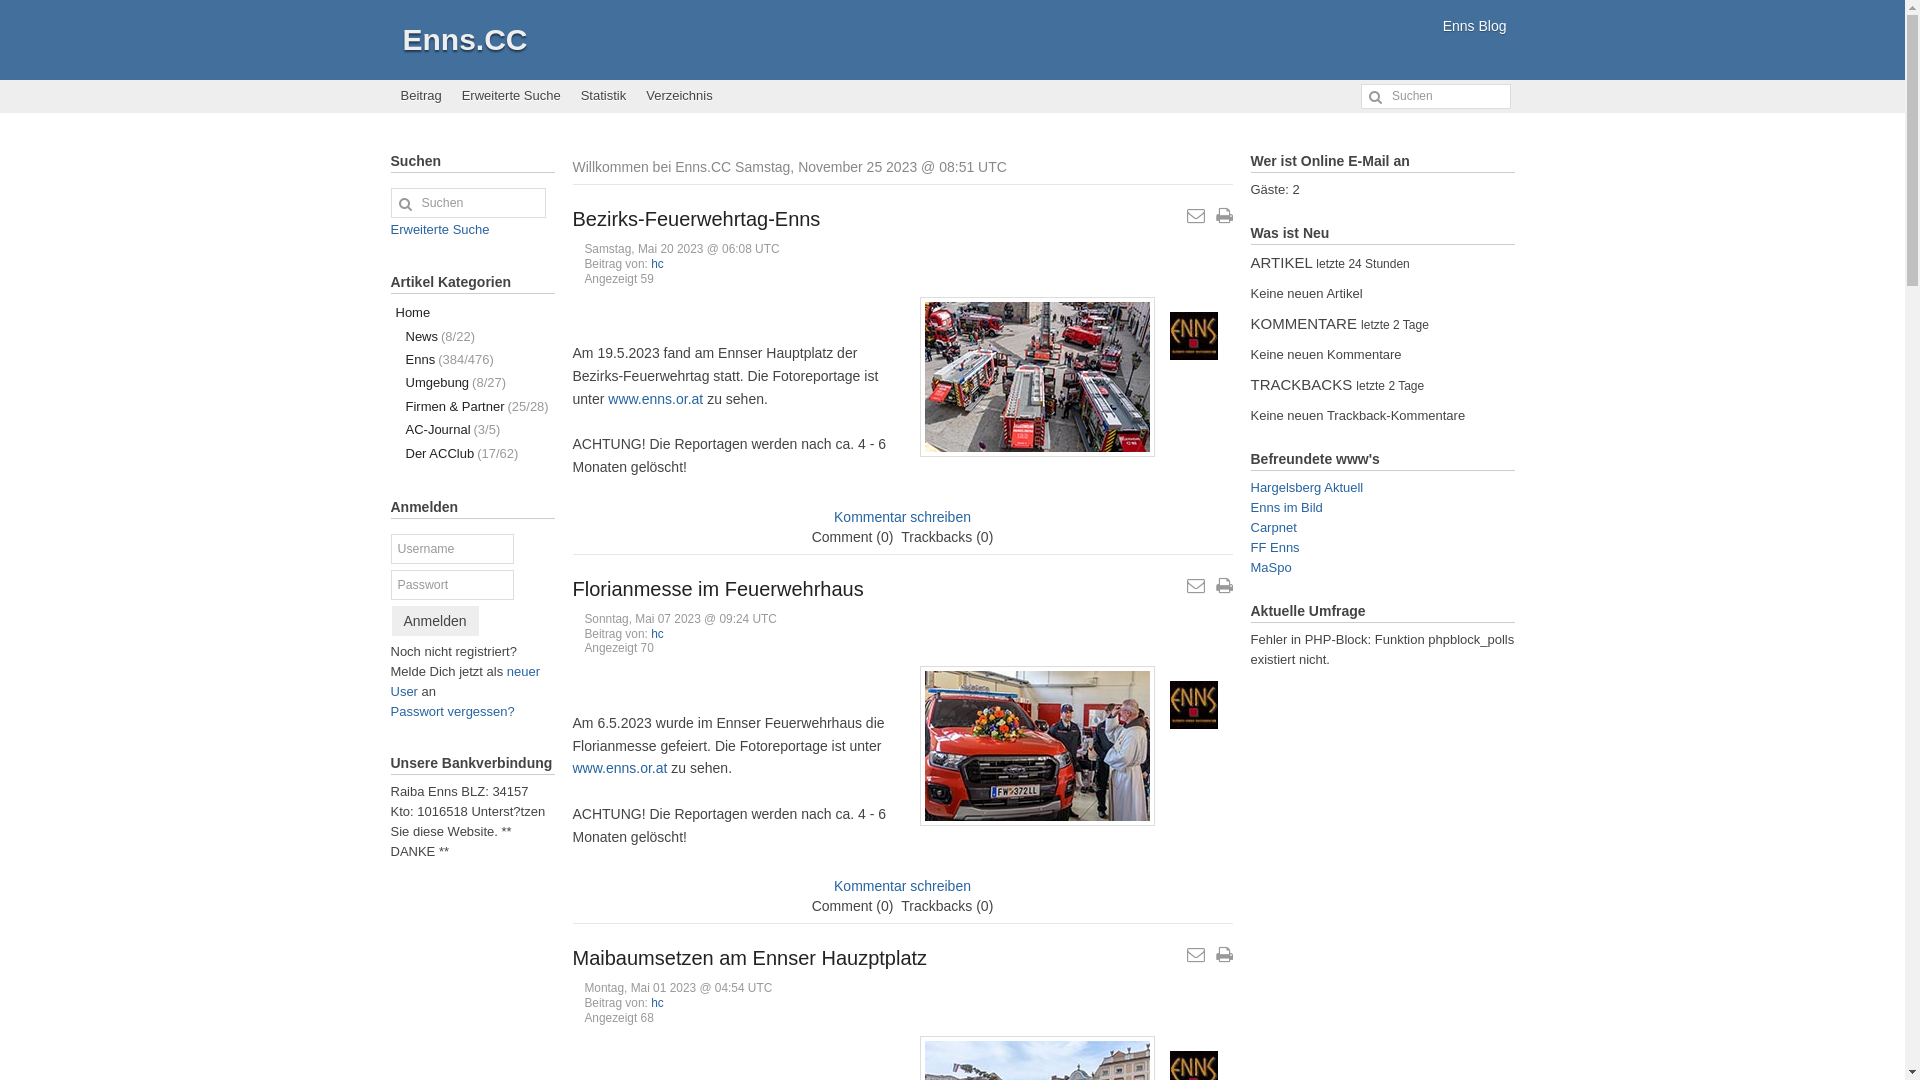 The width and height of the screenshot is (1920, 1080). Describe the element at coordinates (657, 262) in the screenshot. I see `'hc'` at that location.